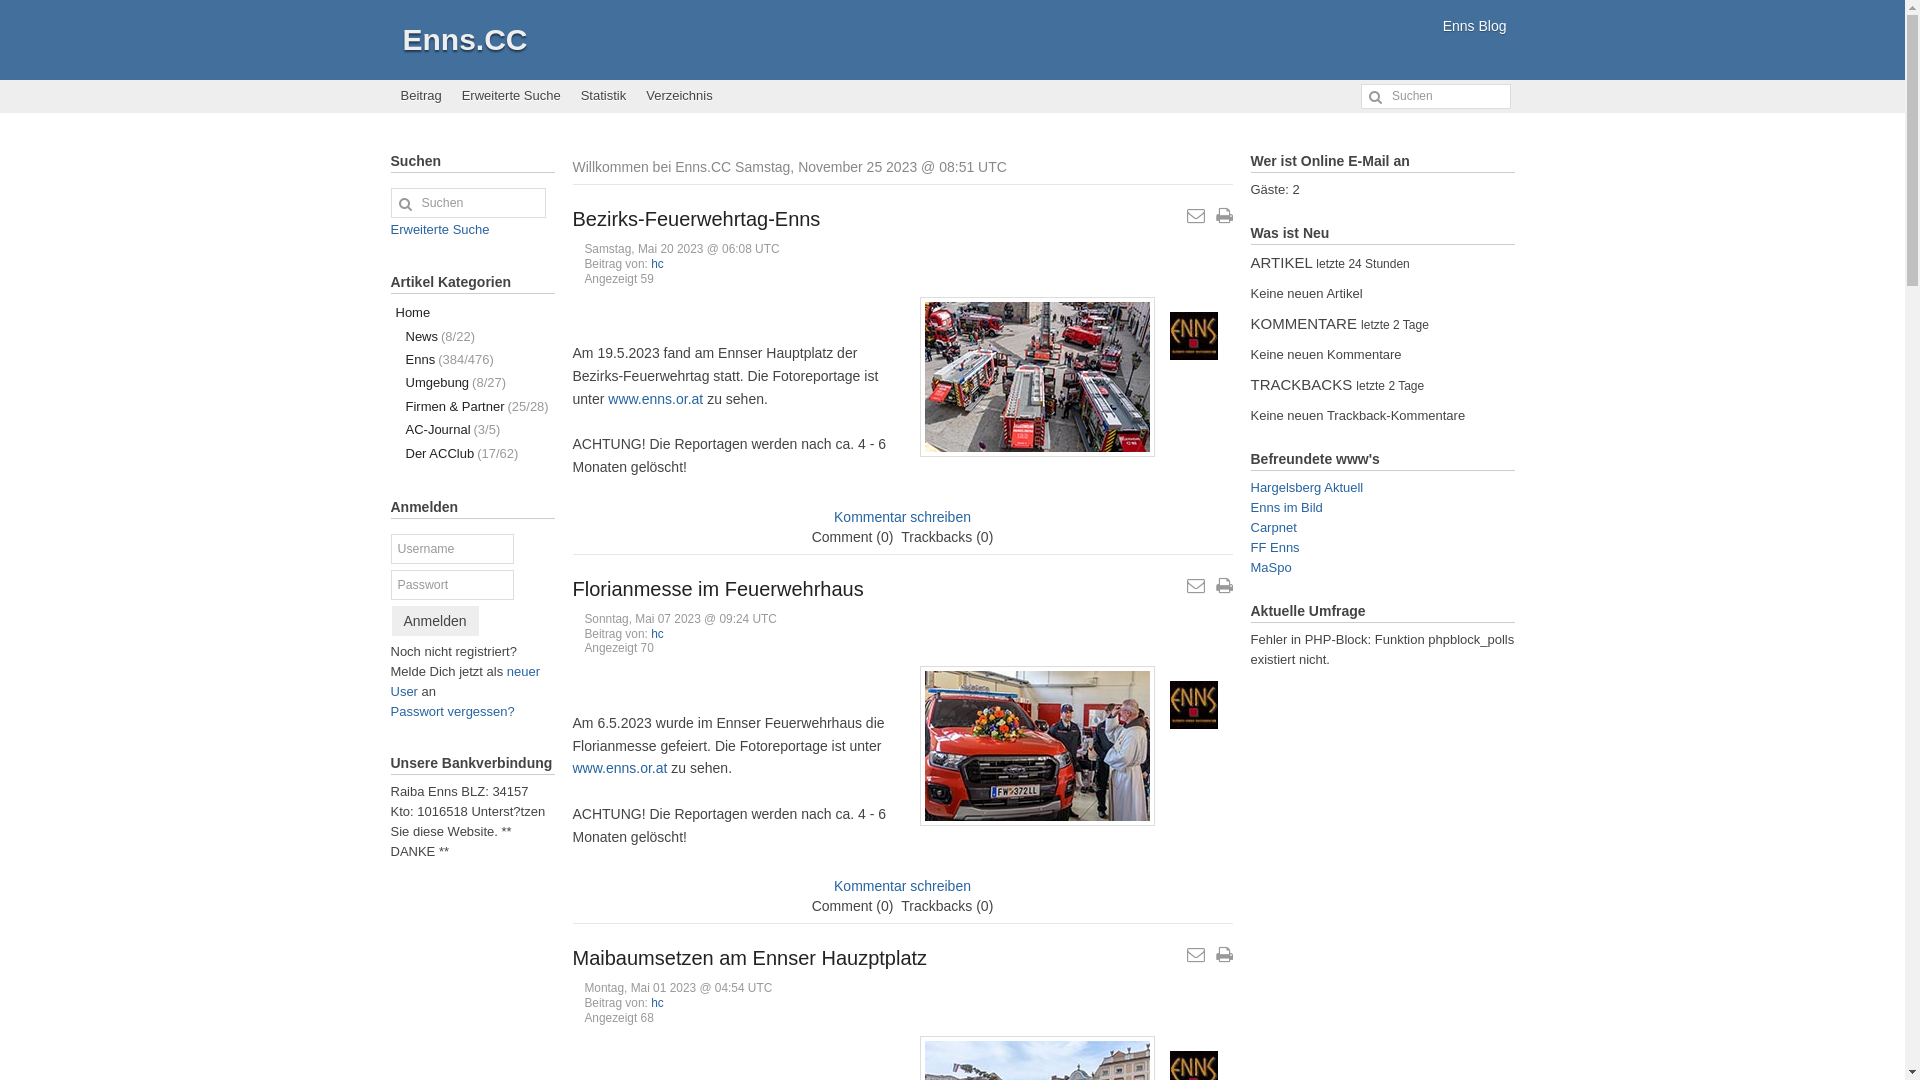 The width and height of the screenshot is (1920, 1080). Describe the element at coordinates (657, 262) in the screenshot. I see `'hc'` at that location.